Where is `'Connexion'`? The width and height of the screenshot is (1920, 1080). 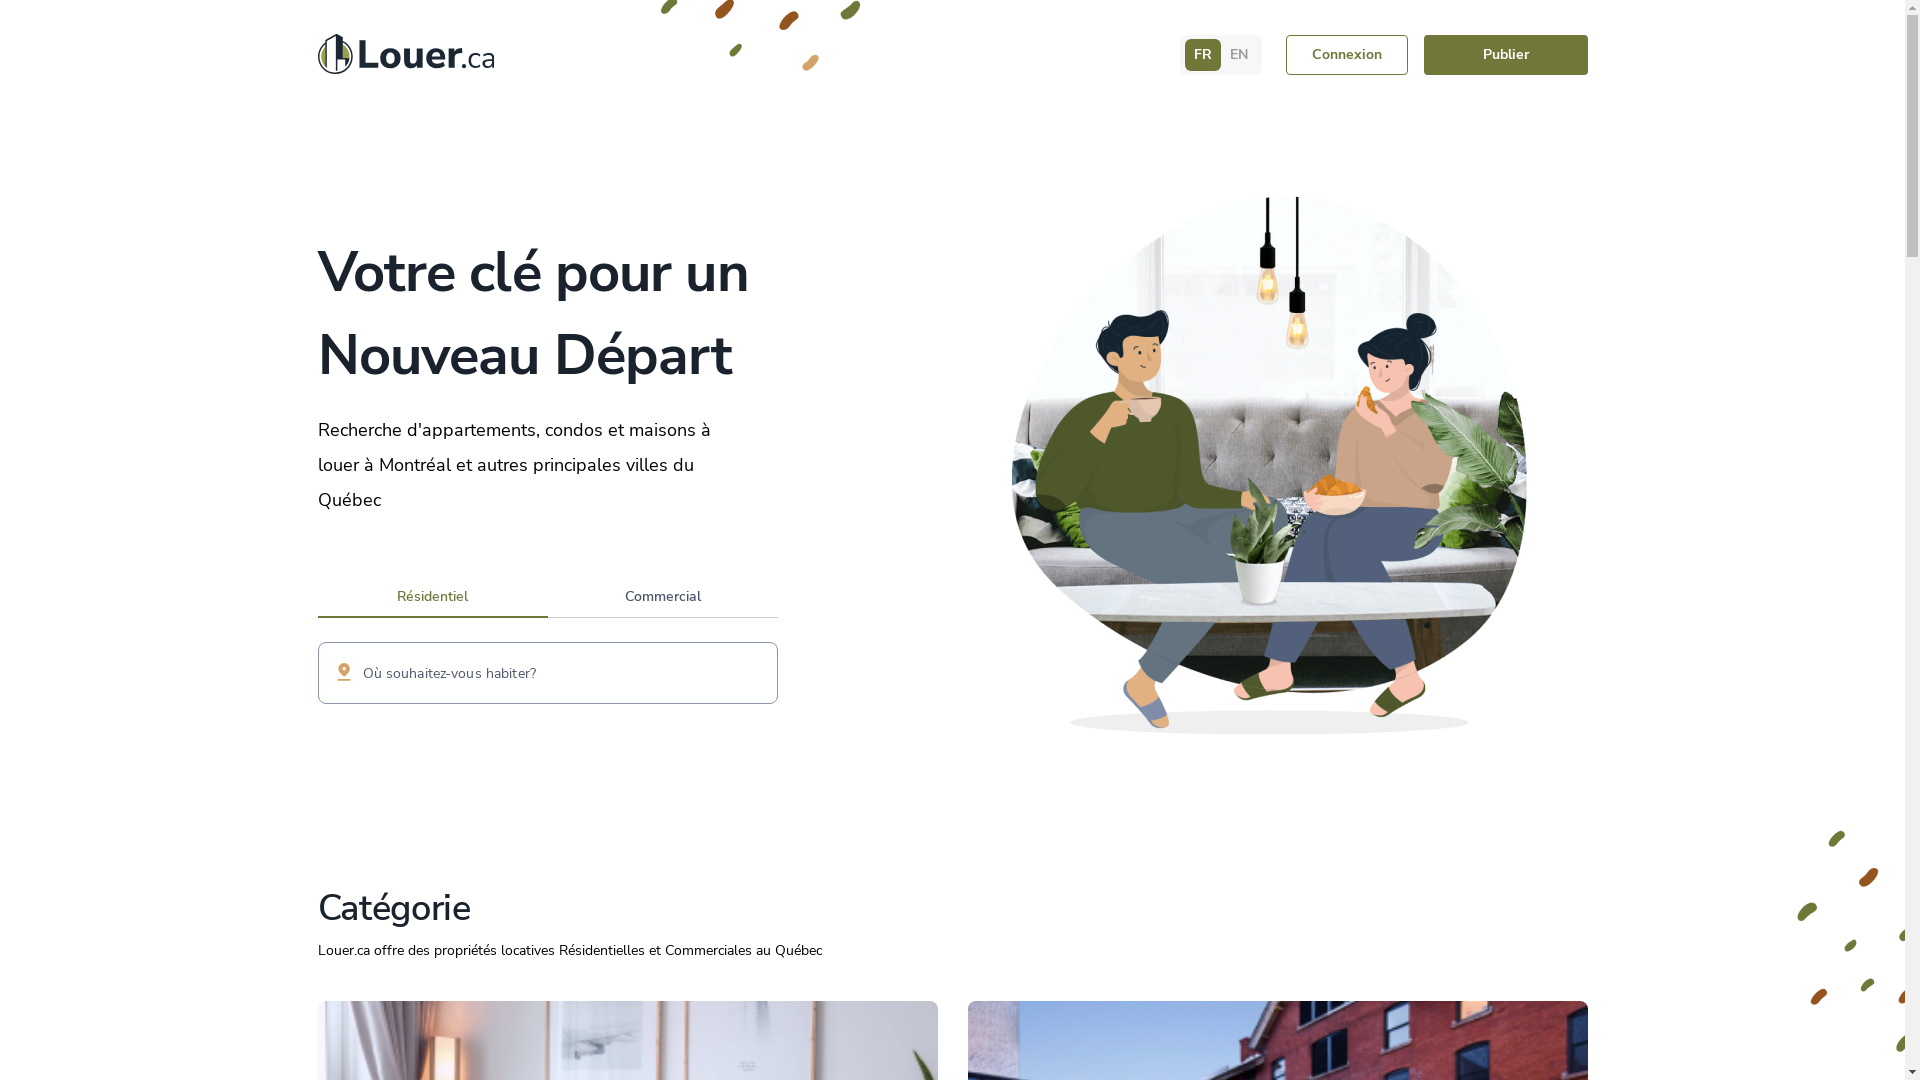
'Connexion' is located at coordinates (1347, 53).